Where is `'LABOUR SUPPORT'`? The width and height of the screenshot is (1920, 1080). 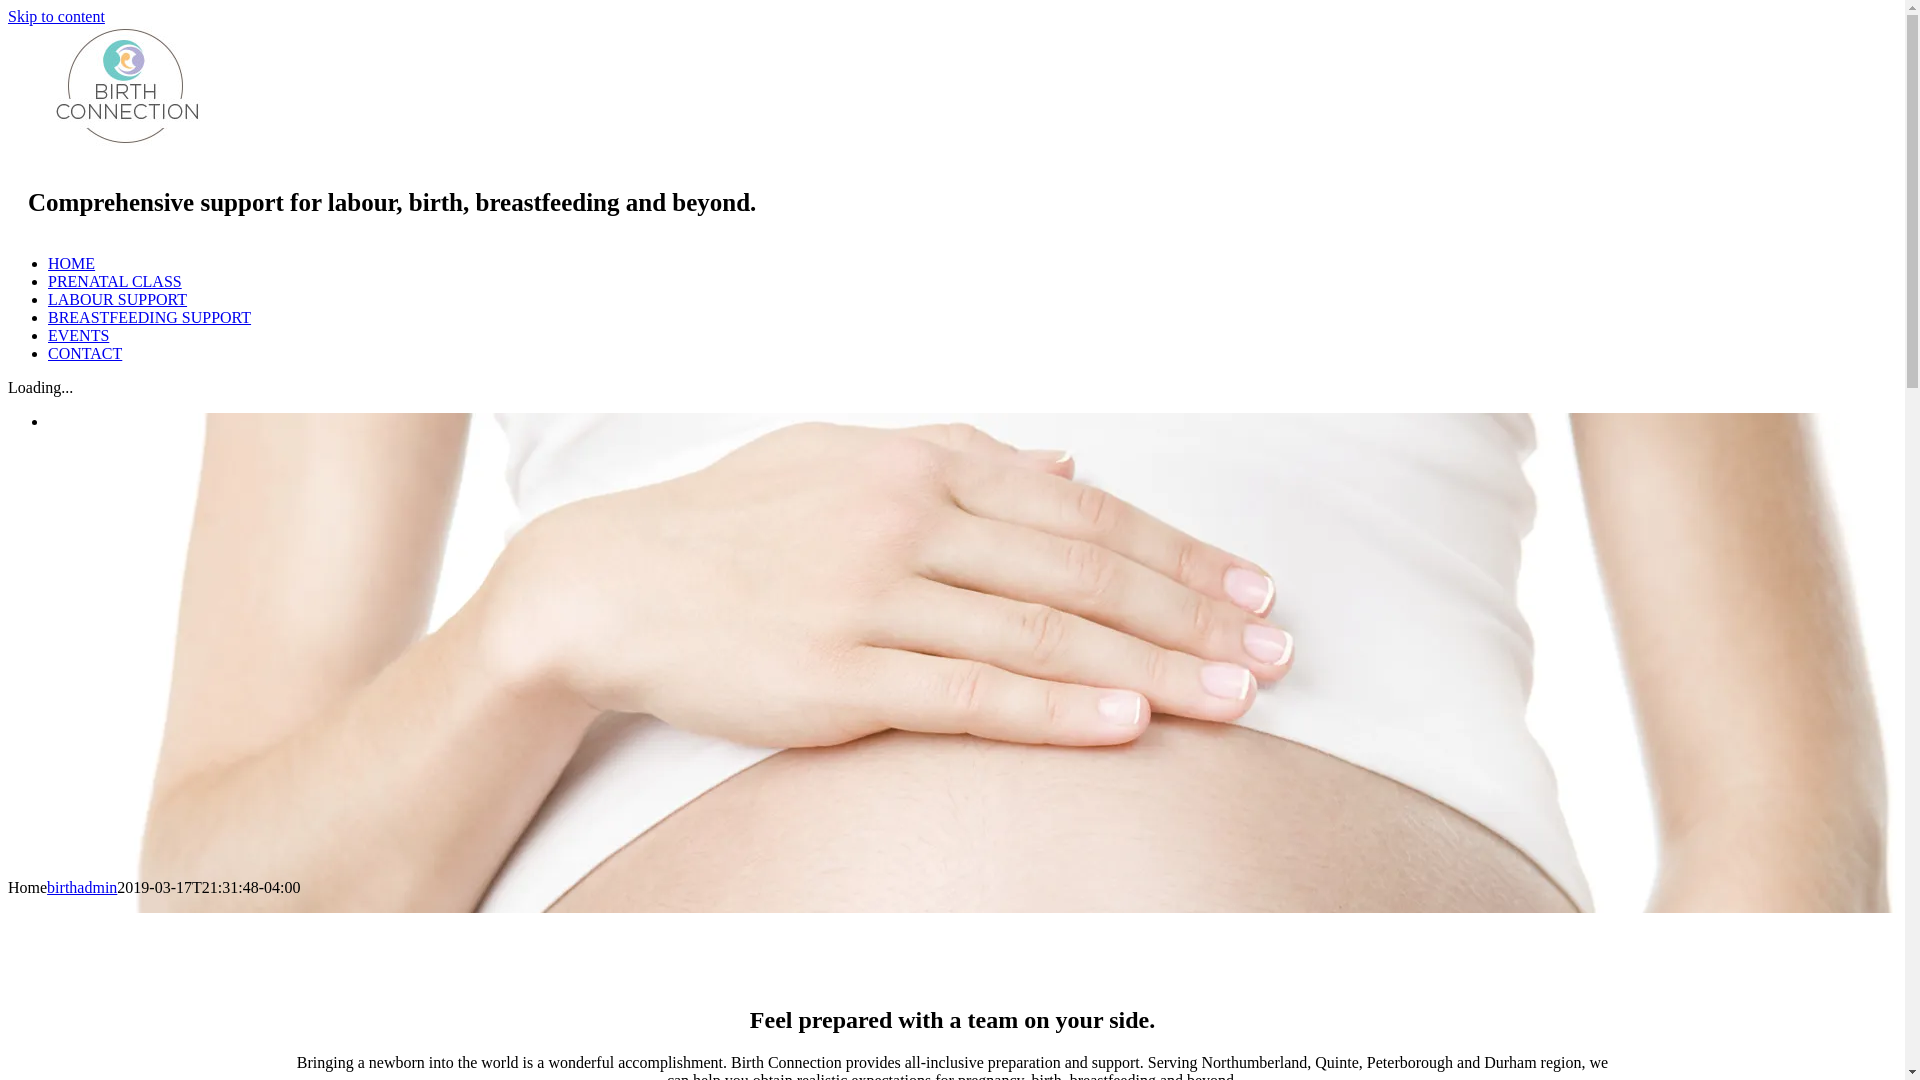
'LABOUR SUPPORT' is located at coordinates (116, 299).